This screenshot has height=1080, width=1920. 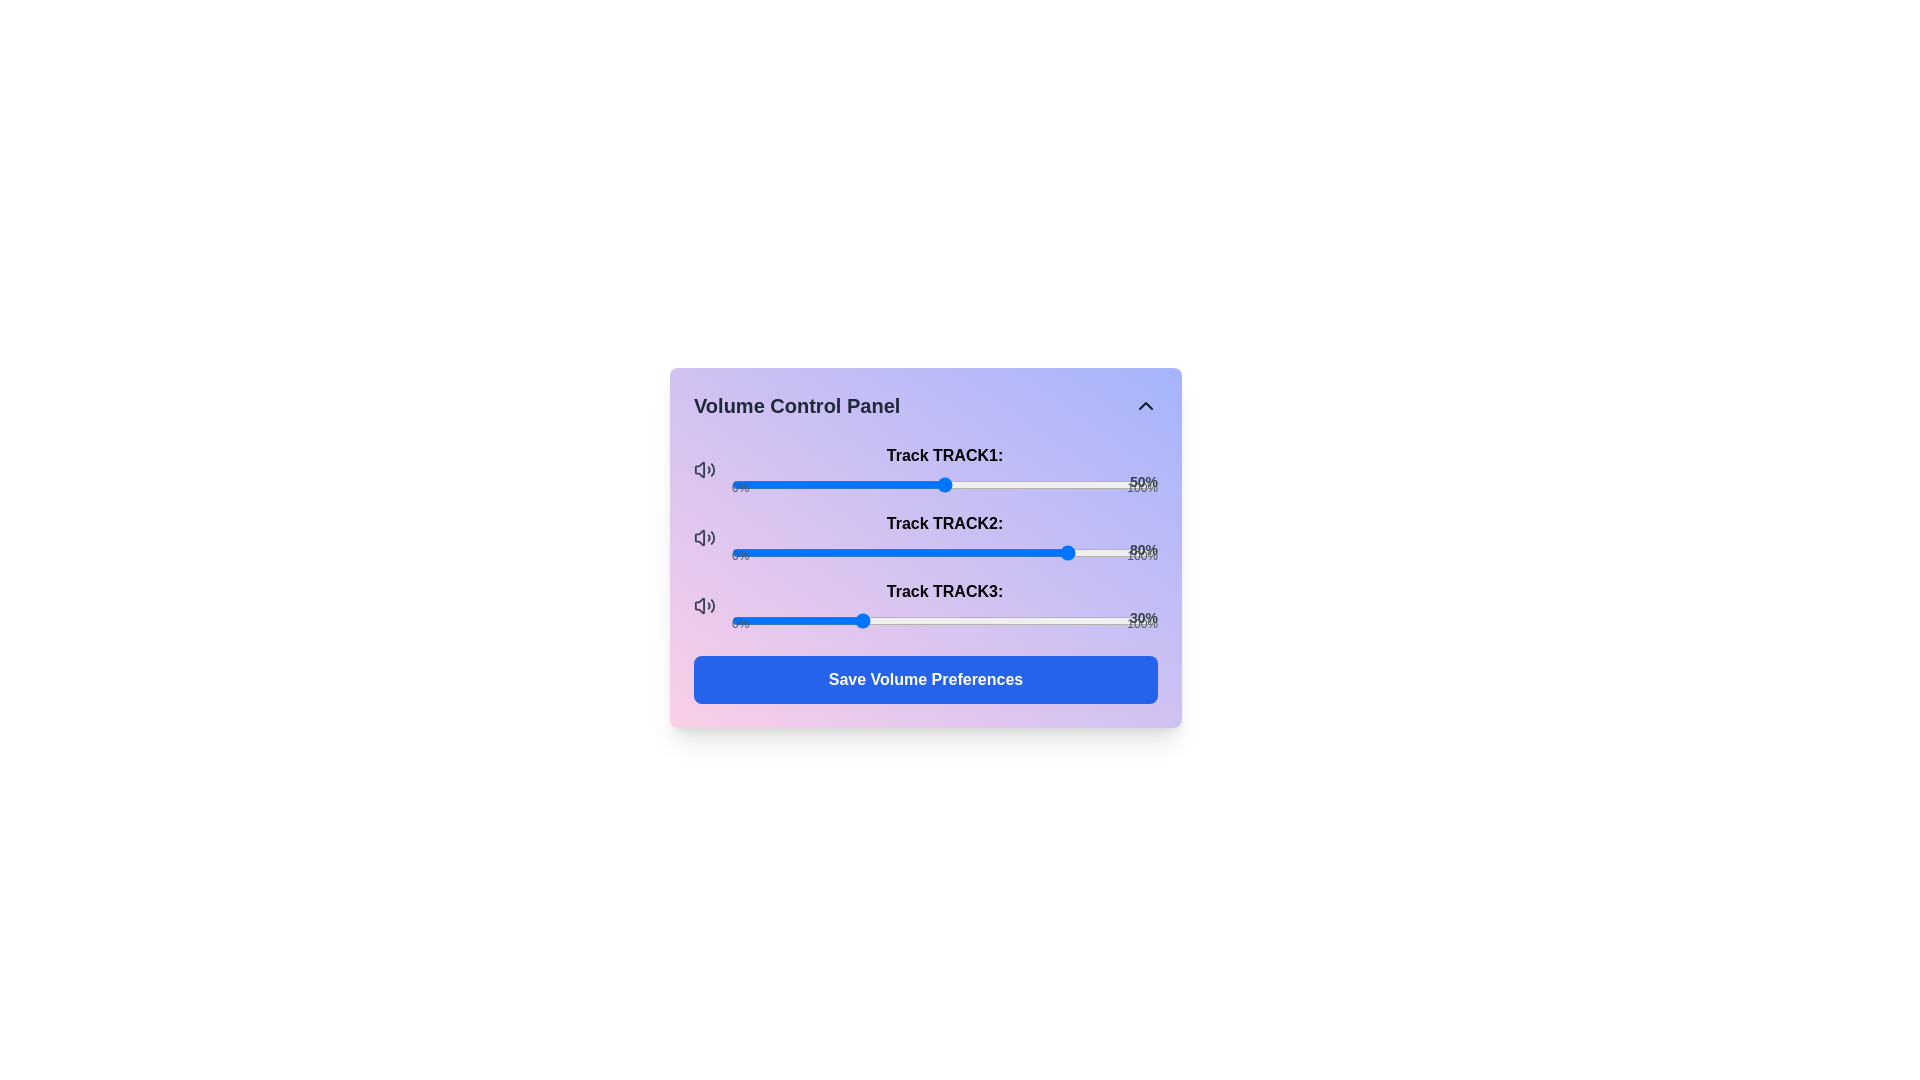 I want to click on the slider, so click(x=847, y=485).